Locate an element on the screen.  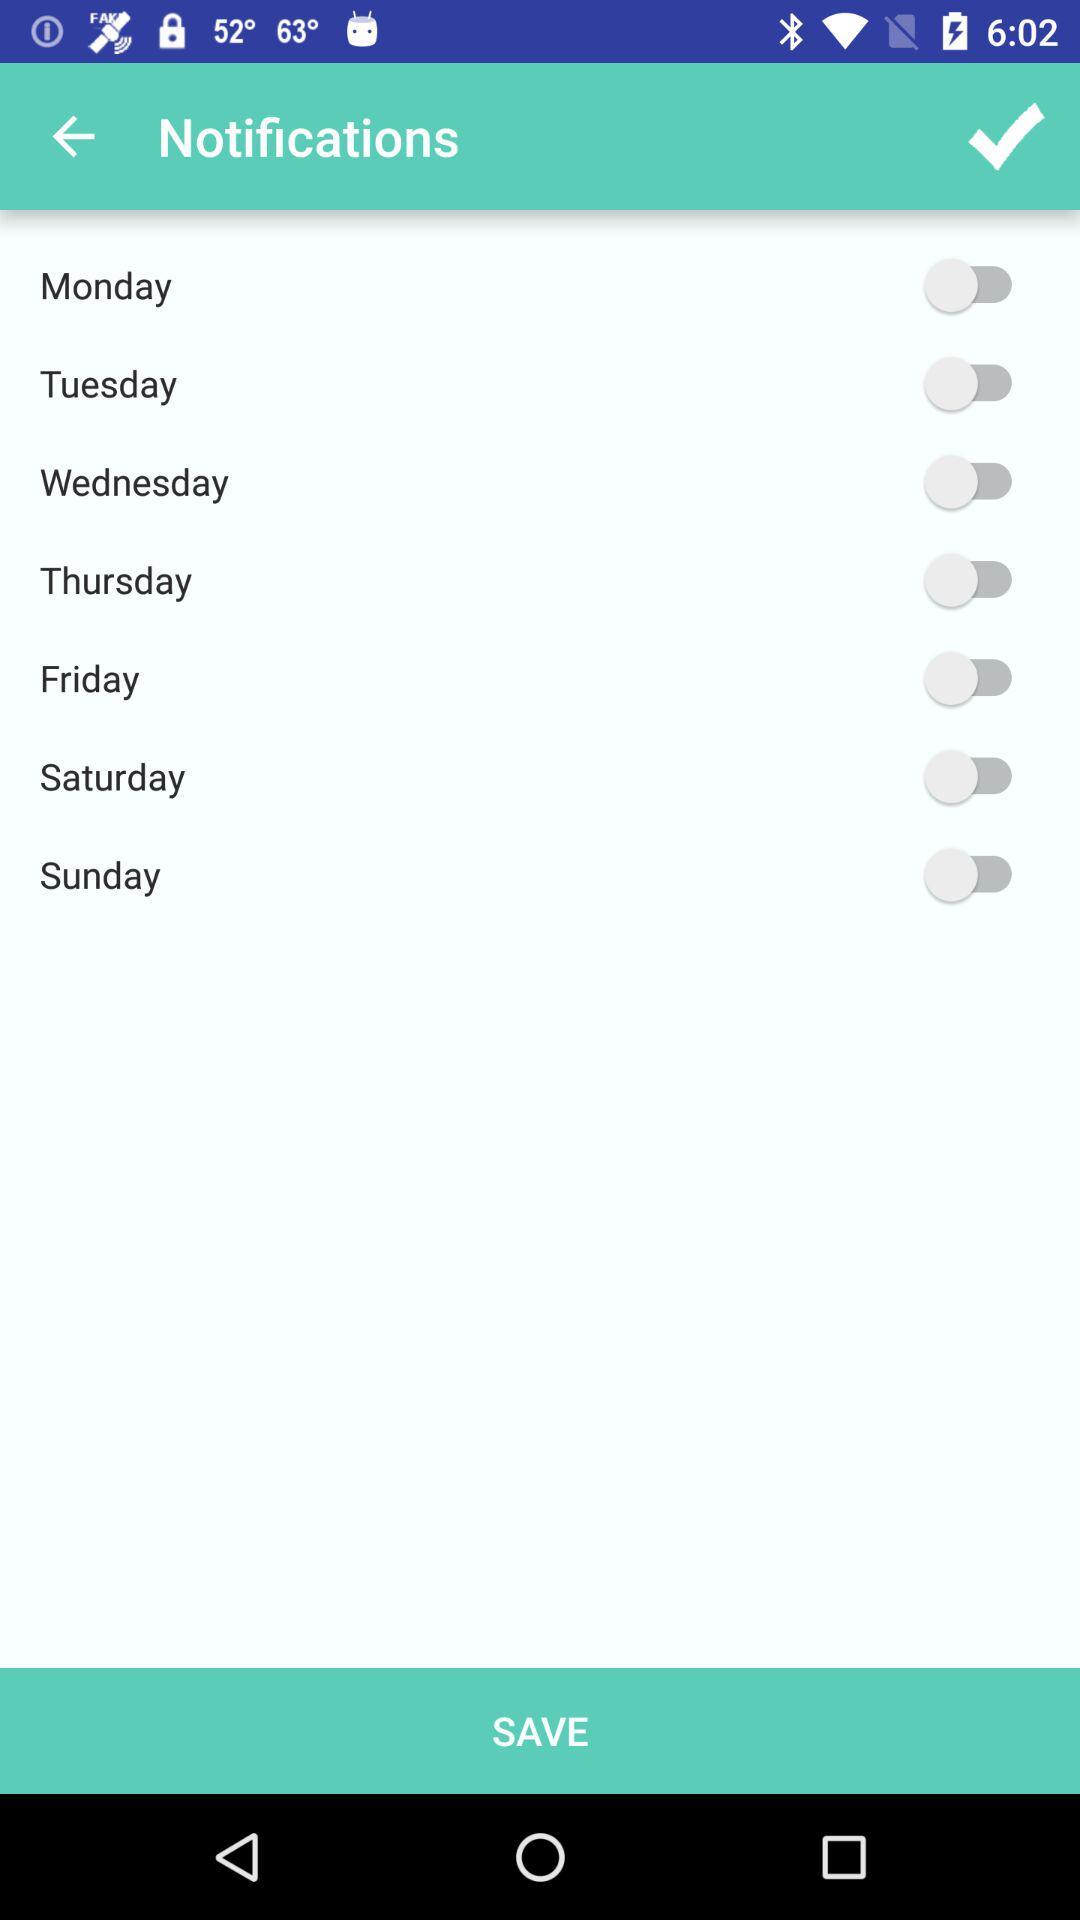
the monday option is located at coordinates (872, 284).